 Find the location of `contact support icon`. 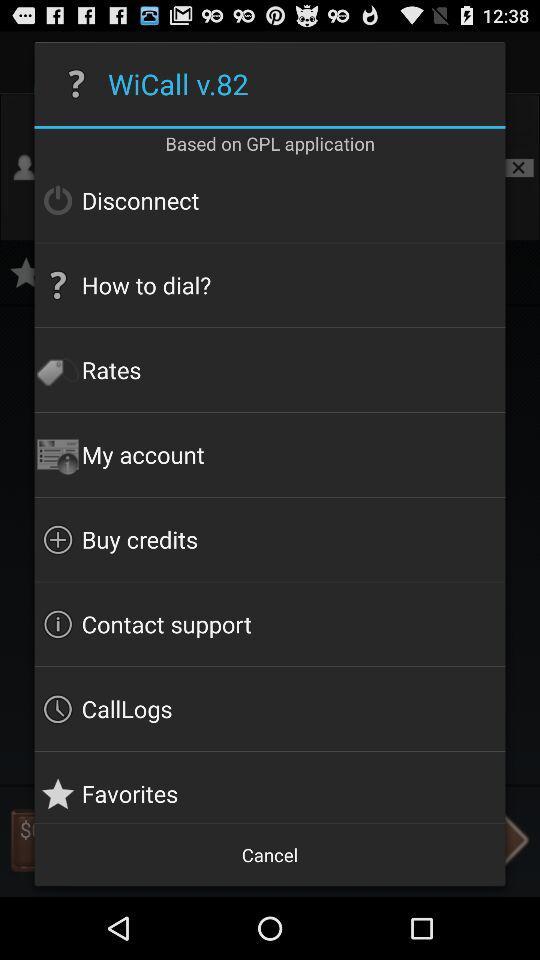

contact support icon is located at coordinates (270, 623).